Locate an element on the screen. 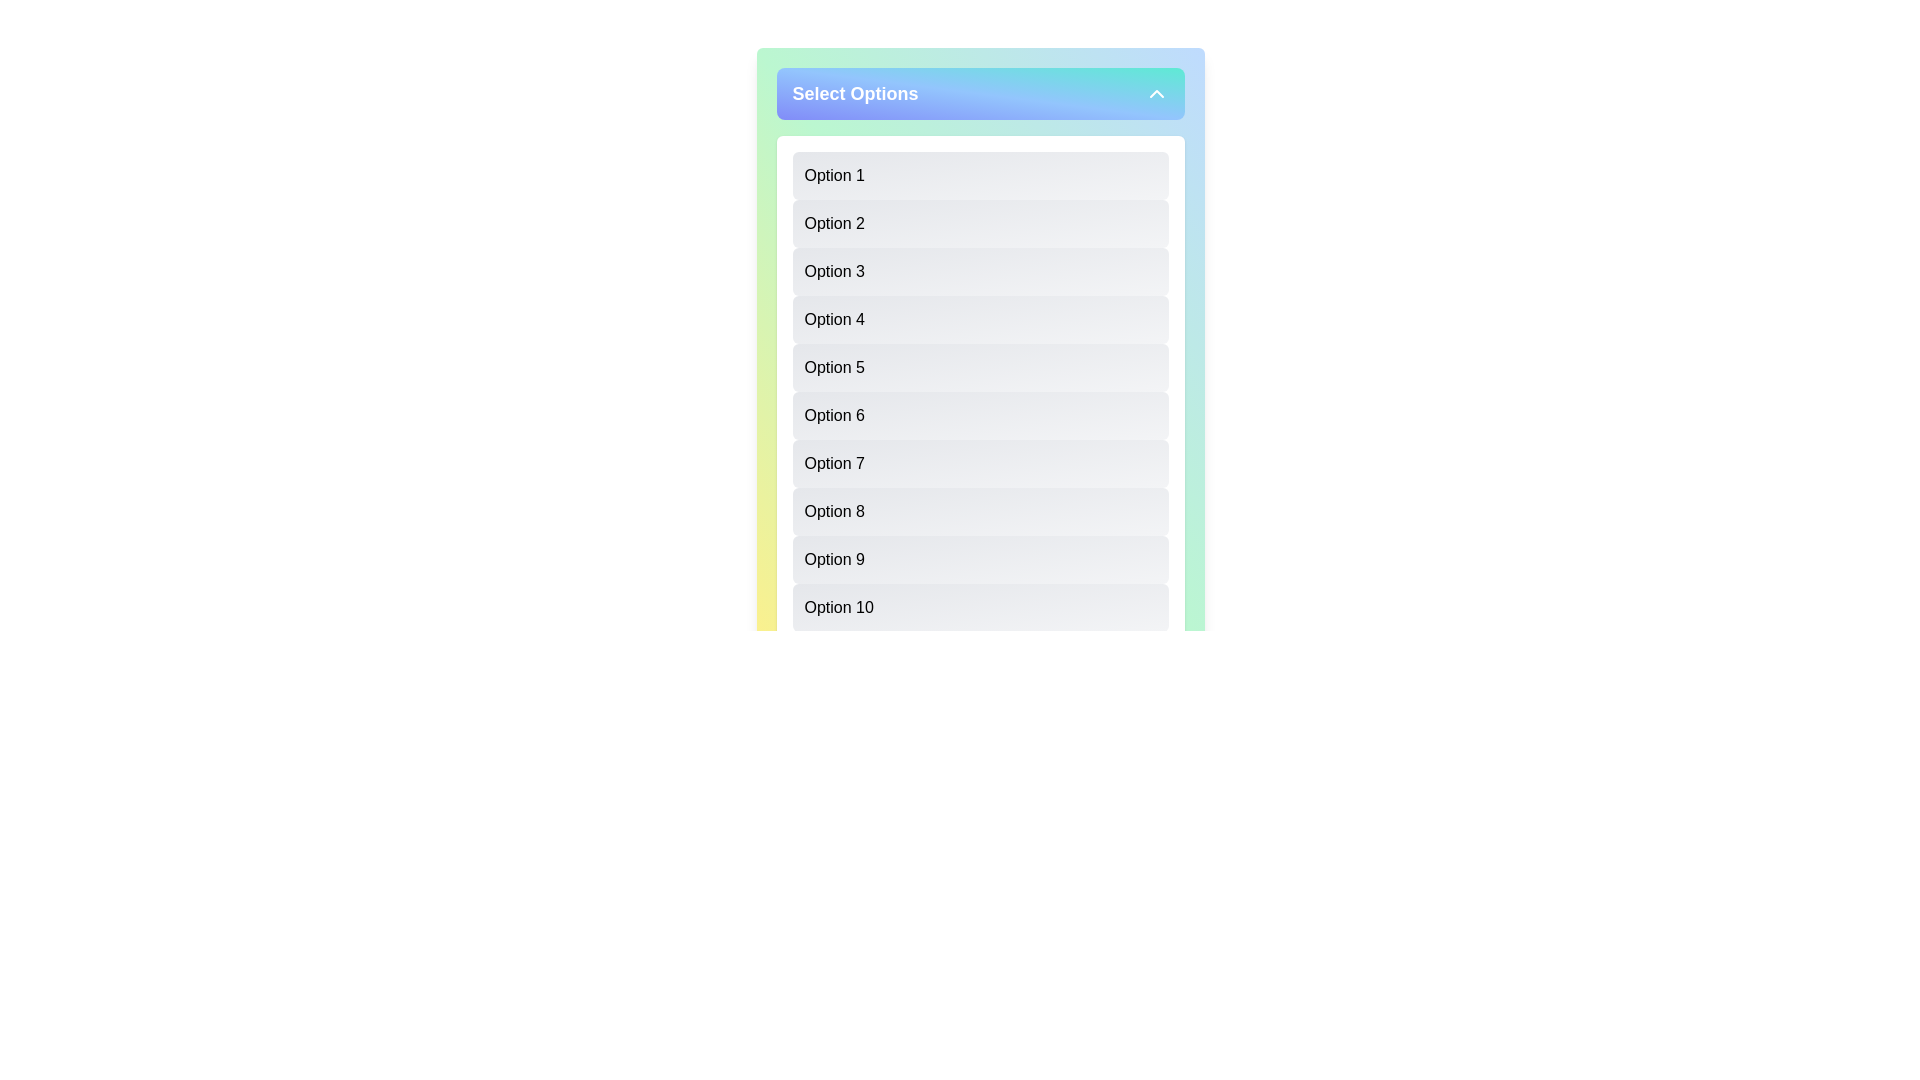 The width and height of the screenshot is (1920, 1080). the text content of the topmost option in the dropdown list under the 'Select Options' heading is located at coordinates (834, 175).